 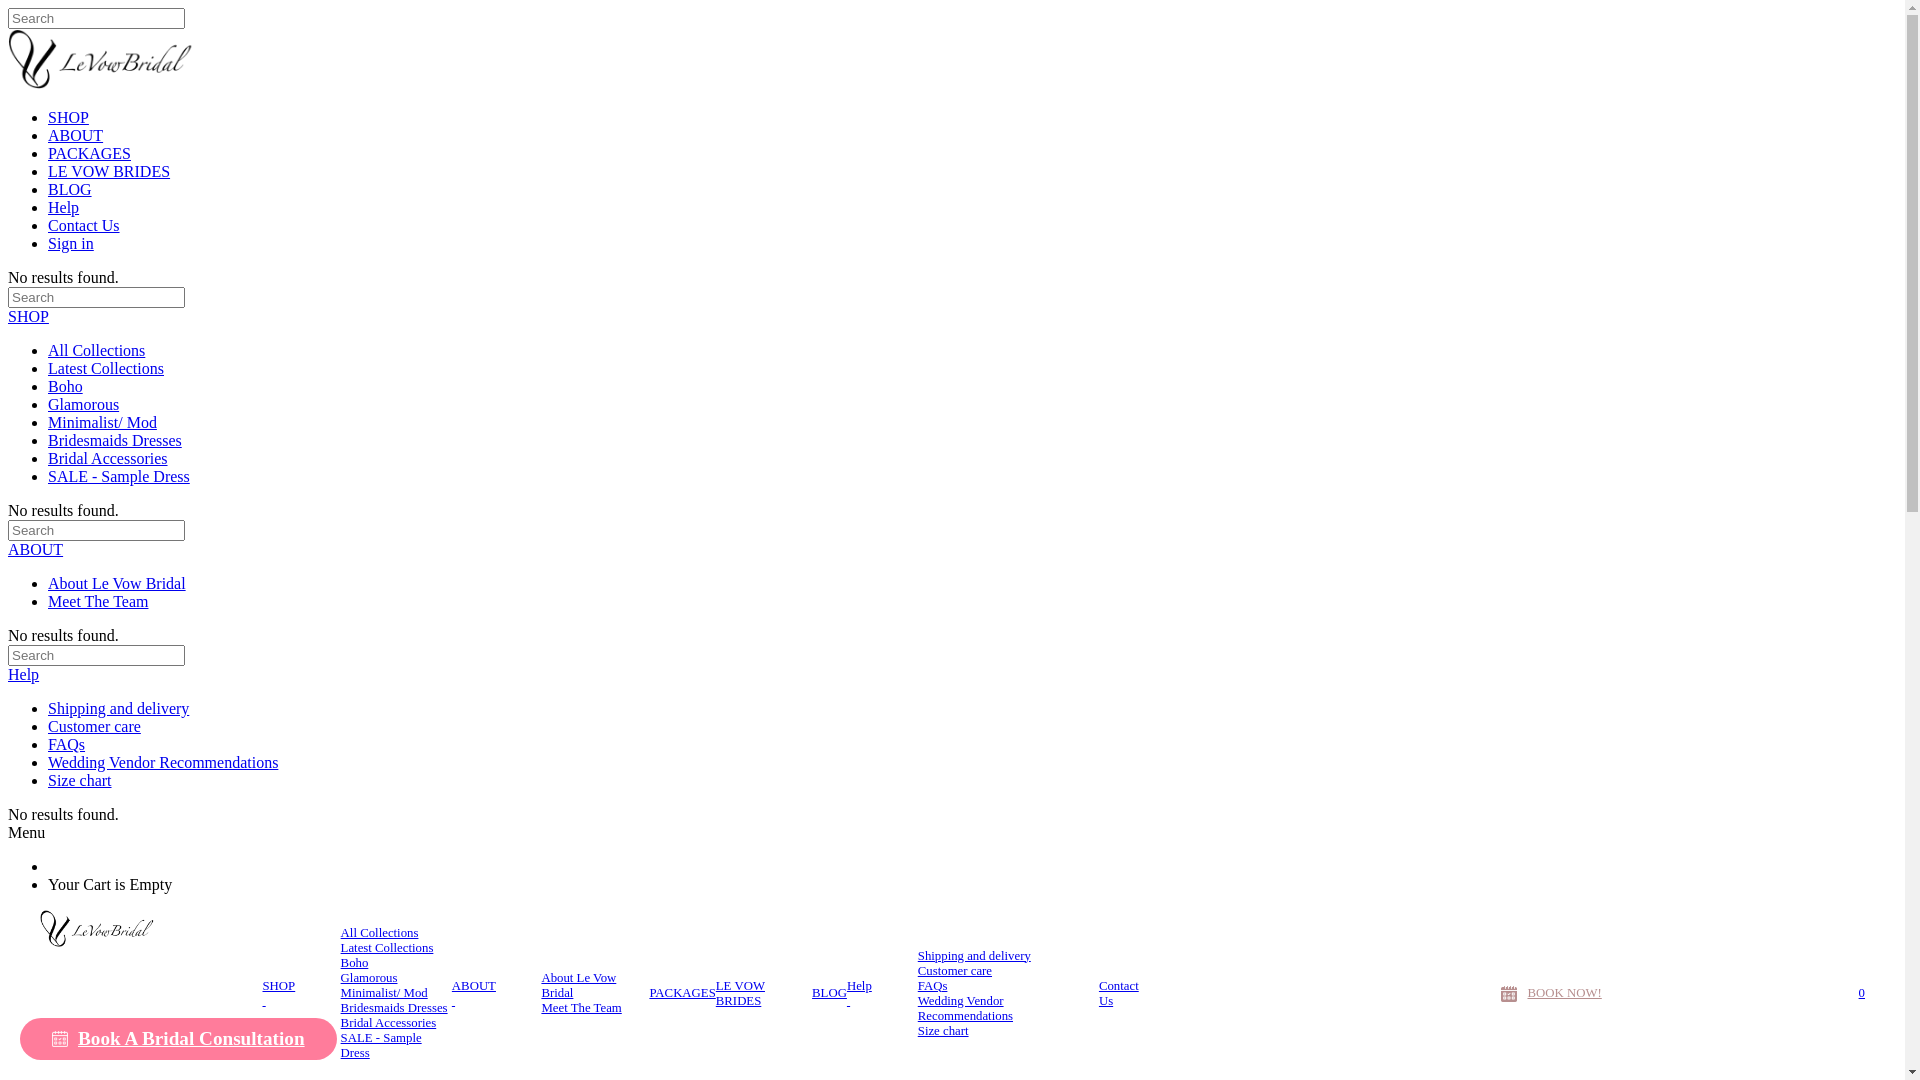 I want to click on 'BLOG', so click(x=70, y=189).